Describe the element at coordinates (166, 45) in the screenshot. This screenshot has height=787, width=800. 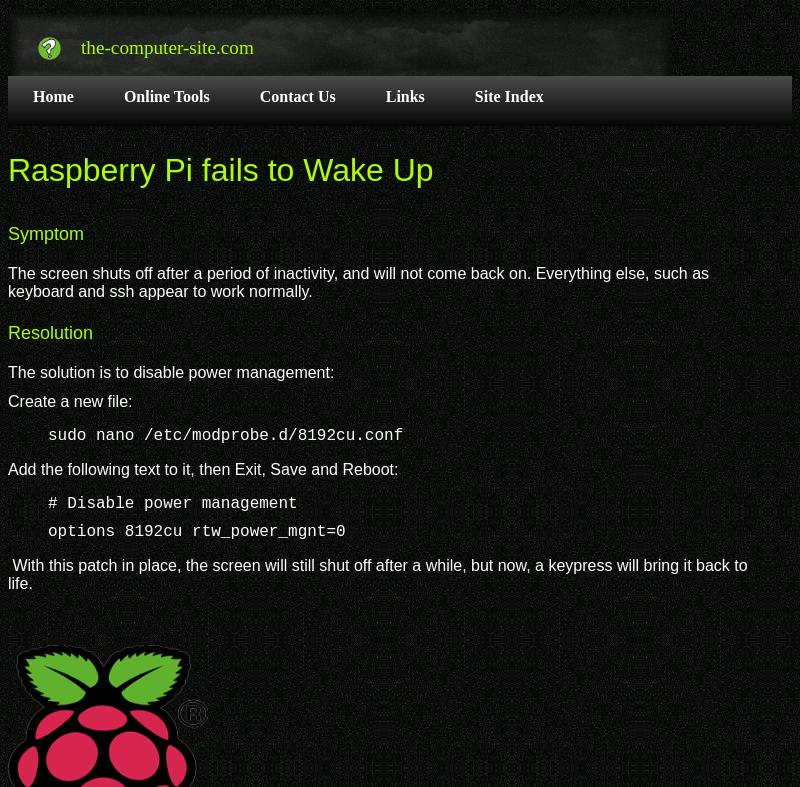
I see `'the-computer-site.com'` at that location.